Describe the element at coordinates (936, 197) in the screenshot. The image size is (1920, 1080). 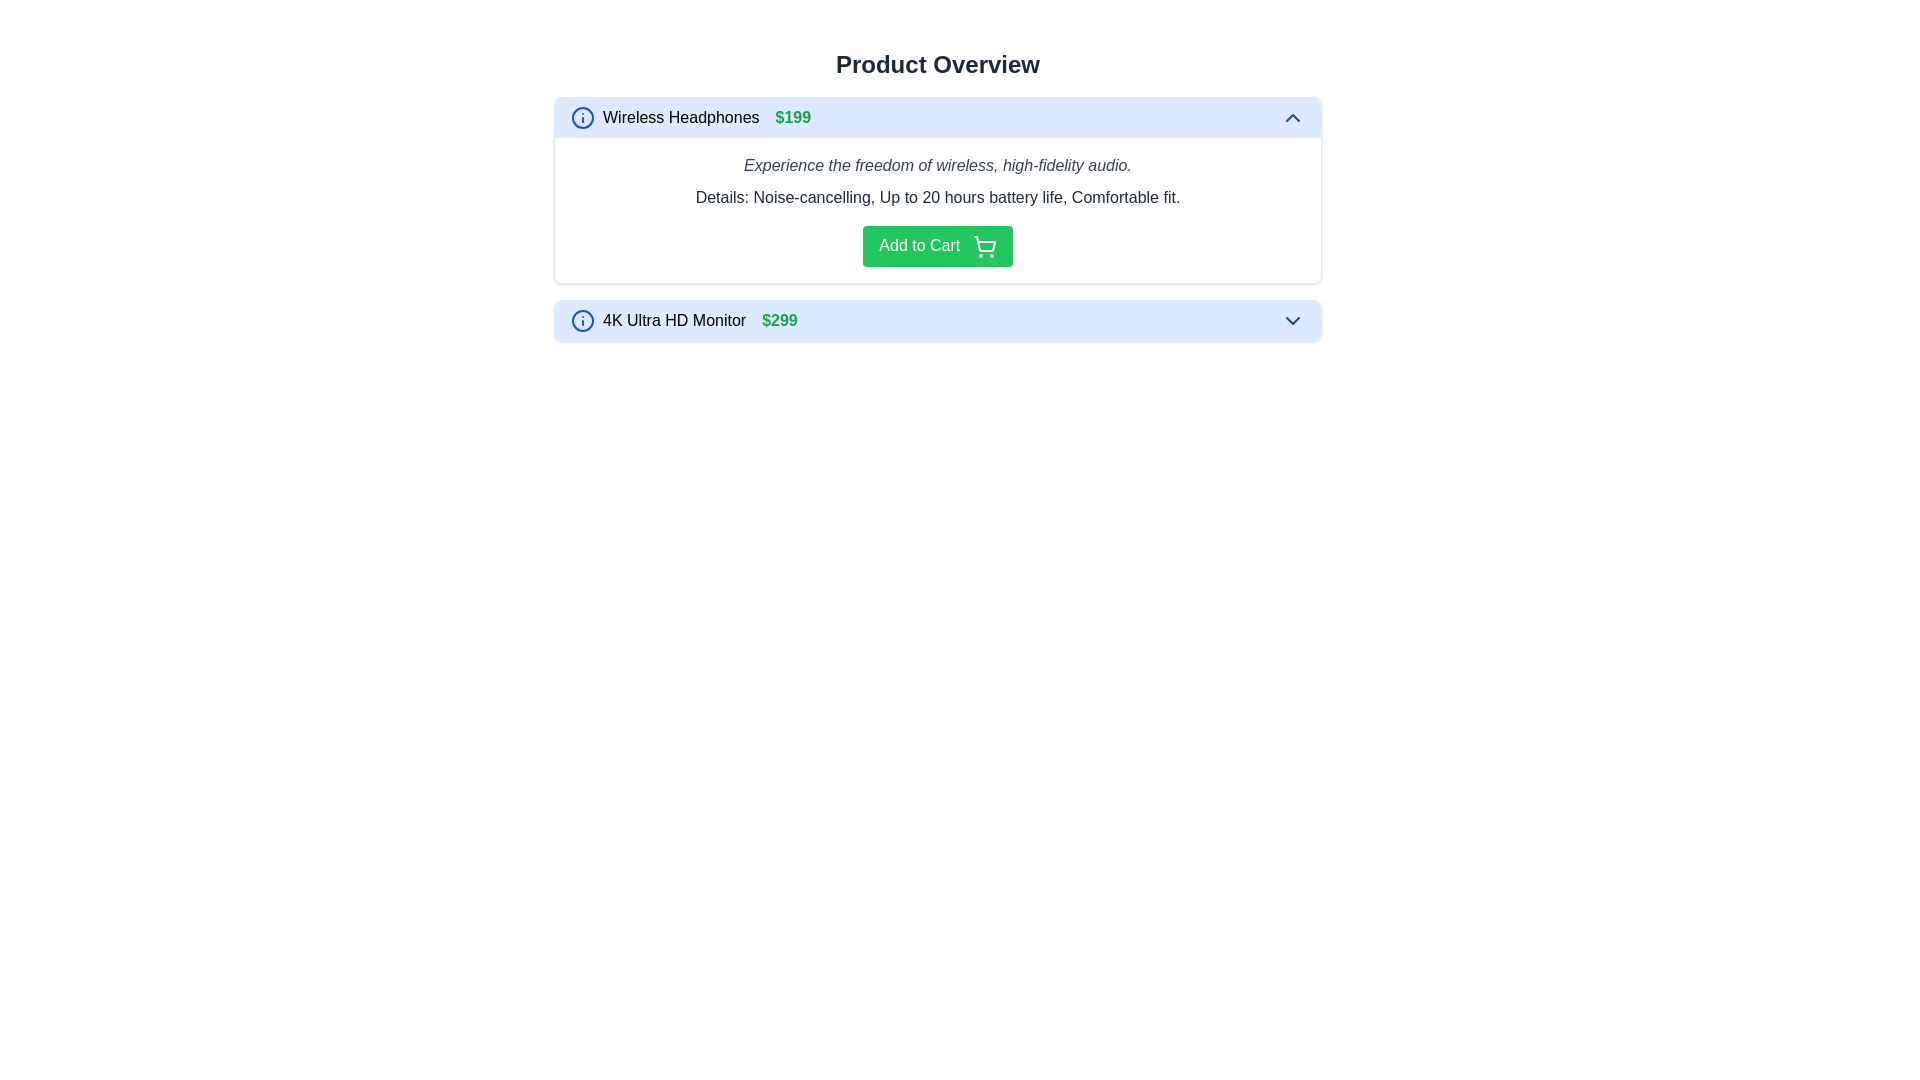
I see `the text block located below the primary description of the 'Wireless Headphones' product and above the 'Add to Cart' button` at that location.